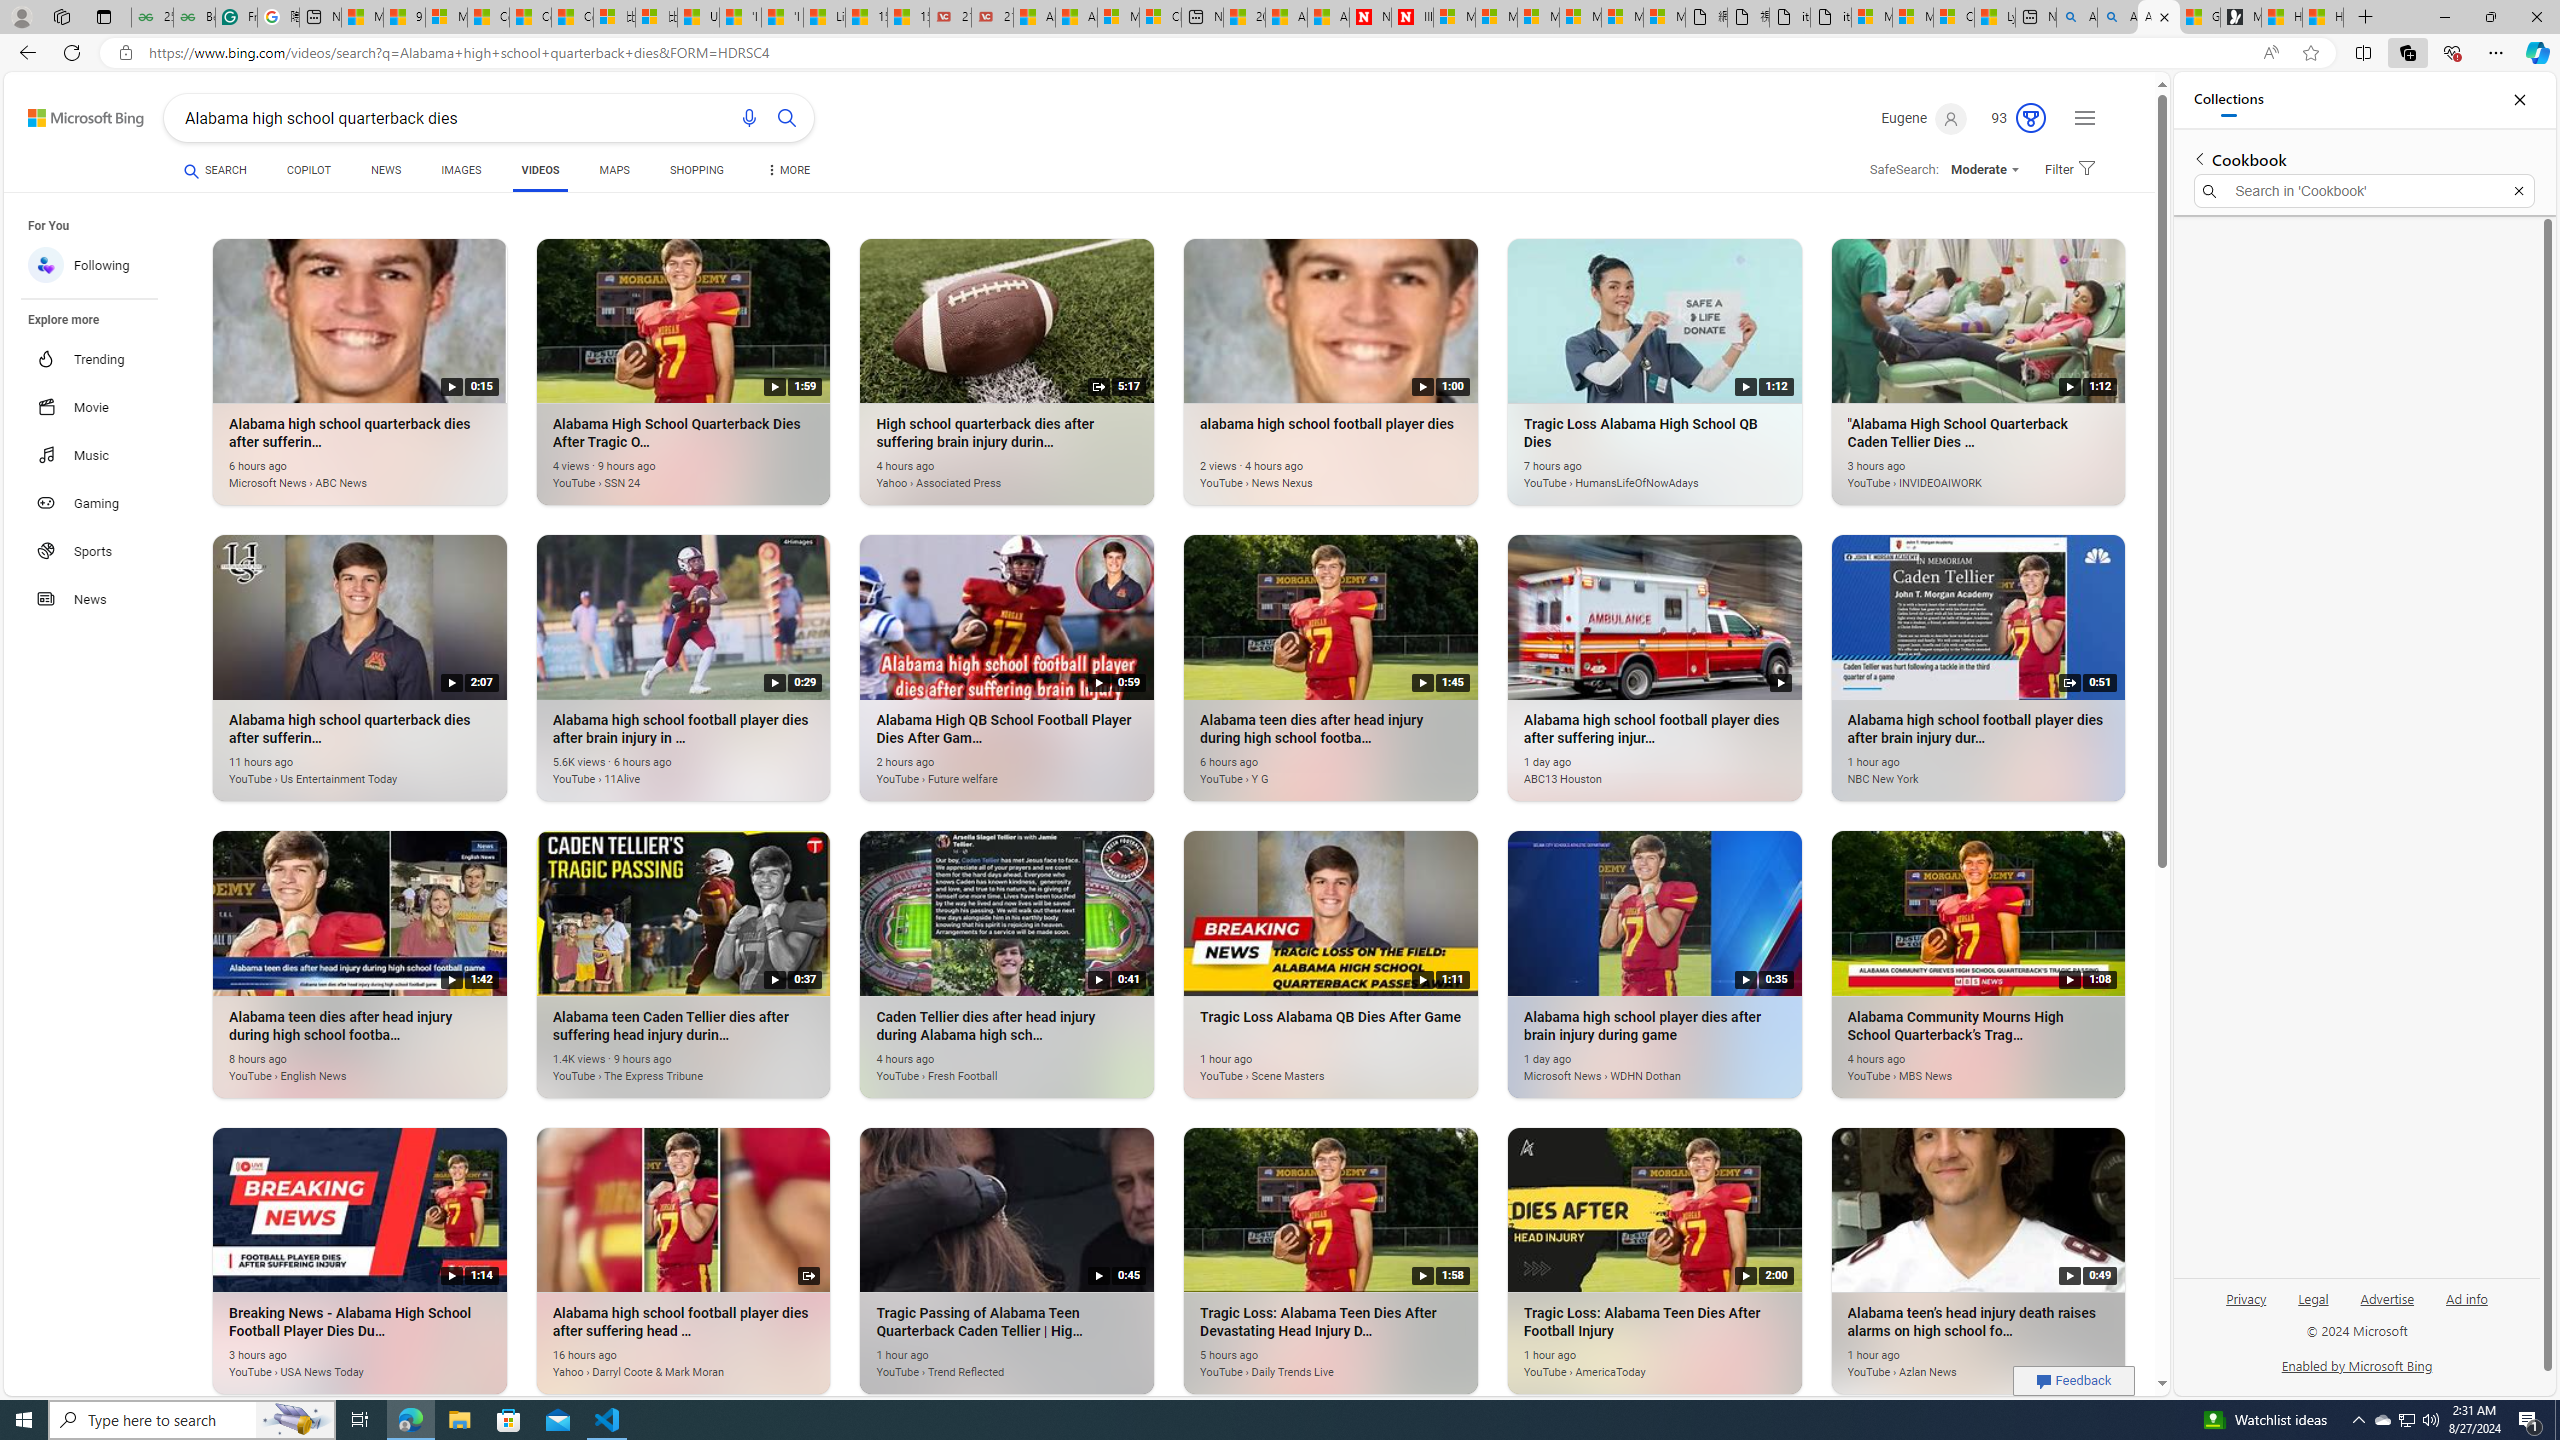 Image resolution: width=2560 pixels, height=1440 pixels. I want to click on 'MORE', so click(786, 172).